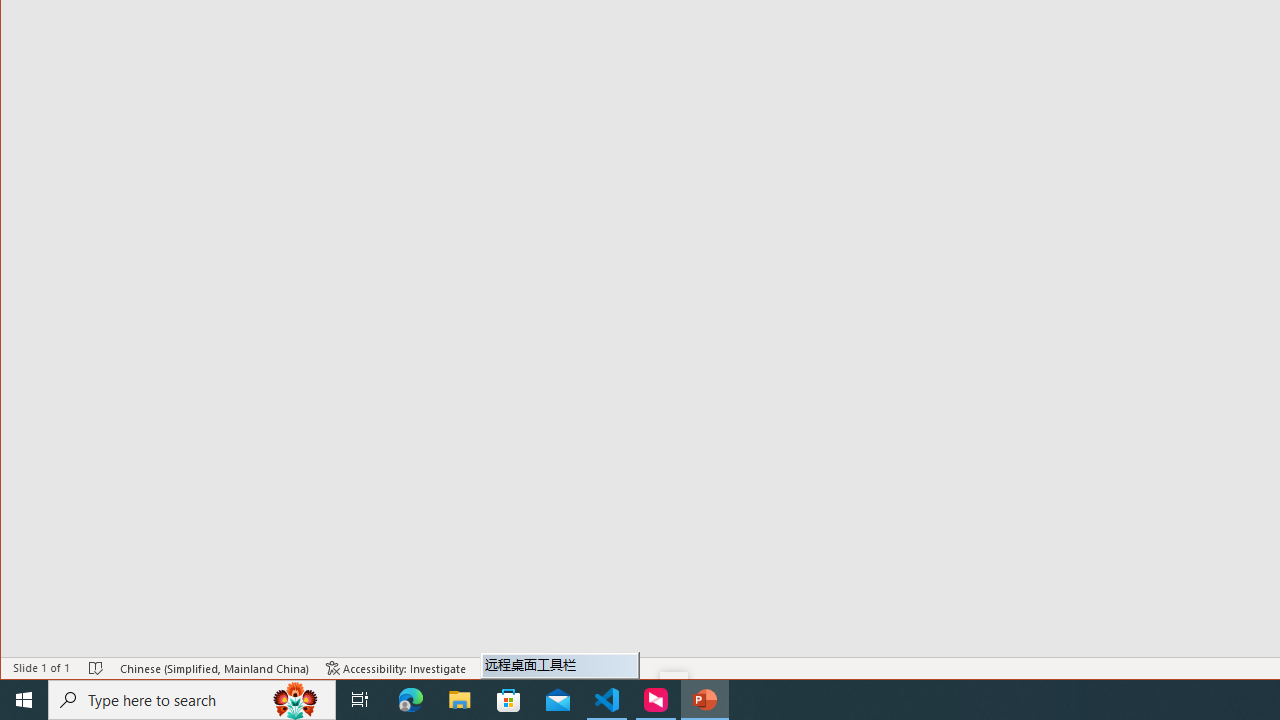 Image resolution: width=1280 pixels, height=720 pixels. I want to click on 'Start', so click(24, 698).